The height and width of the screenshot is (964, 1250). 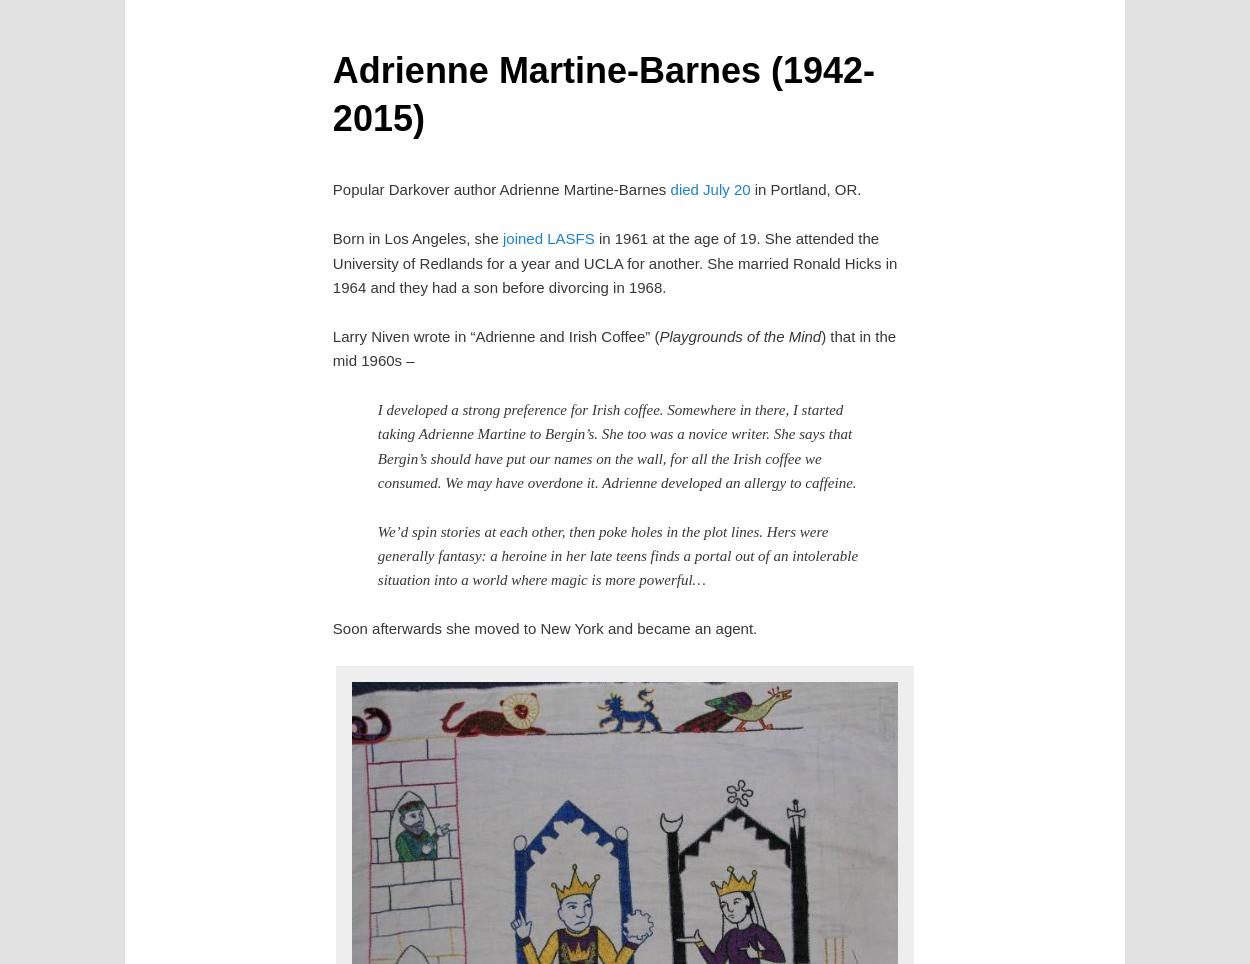 What do you see at coordinates (708, 188) in the screenshot?
I see `'died July 20'` at bounding box center [708, 188].